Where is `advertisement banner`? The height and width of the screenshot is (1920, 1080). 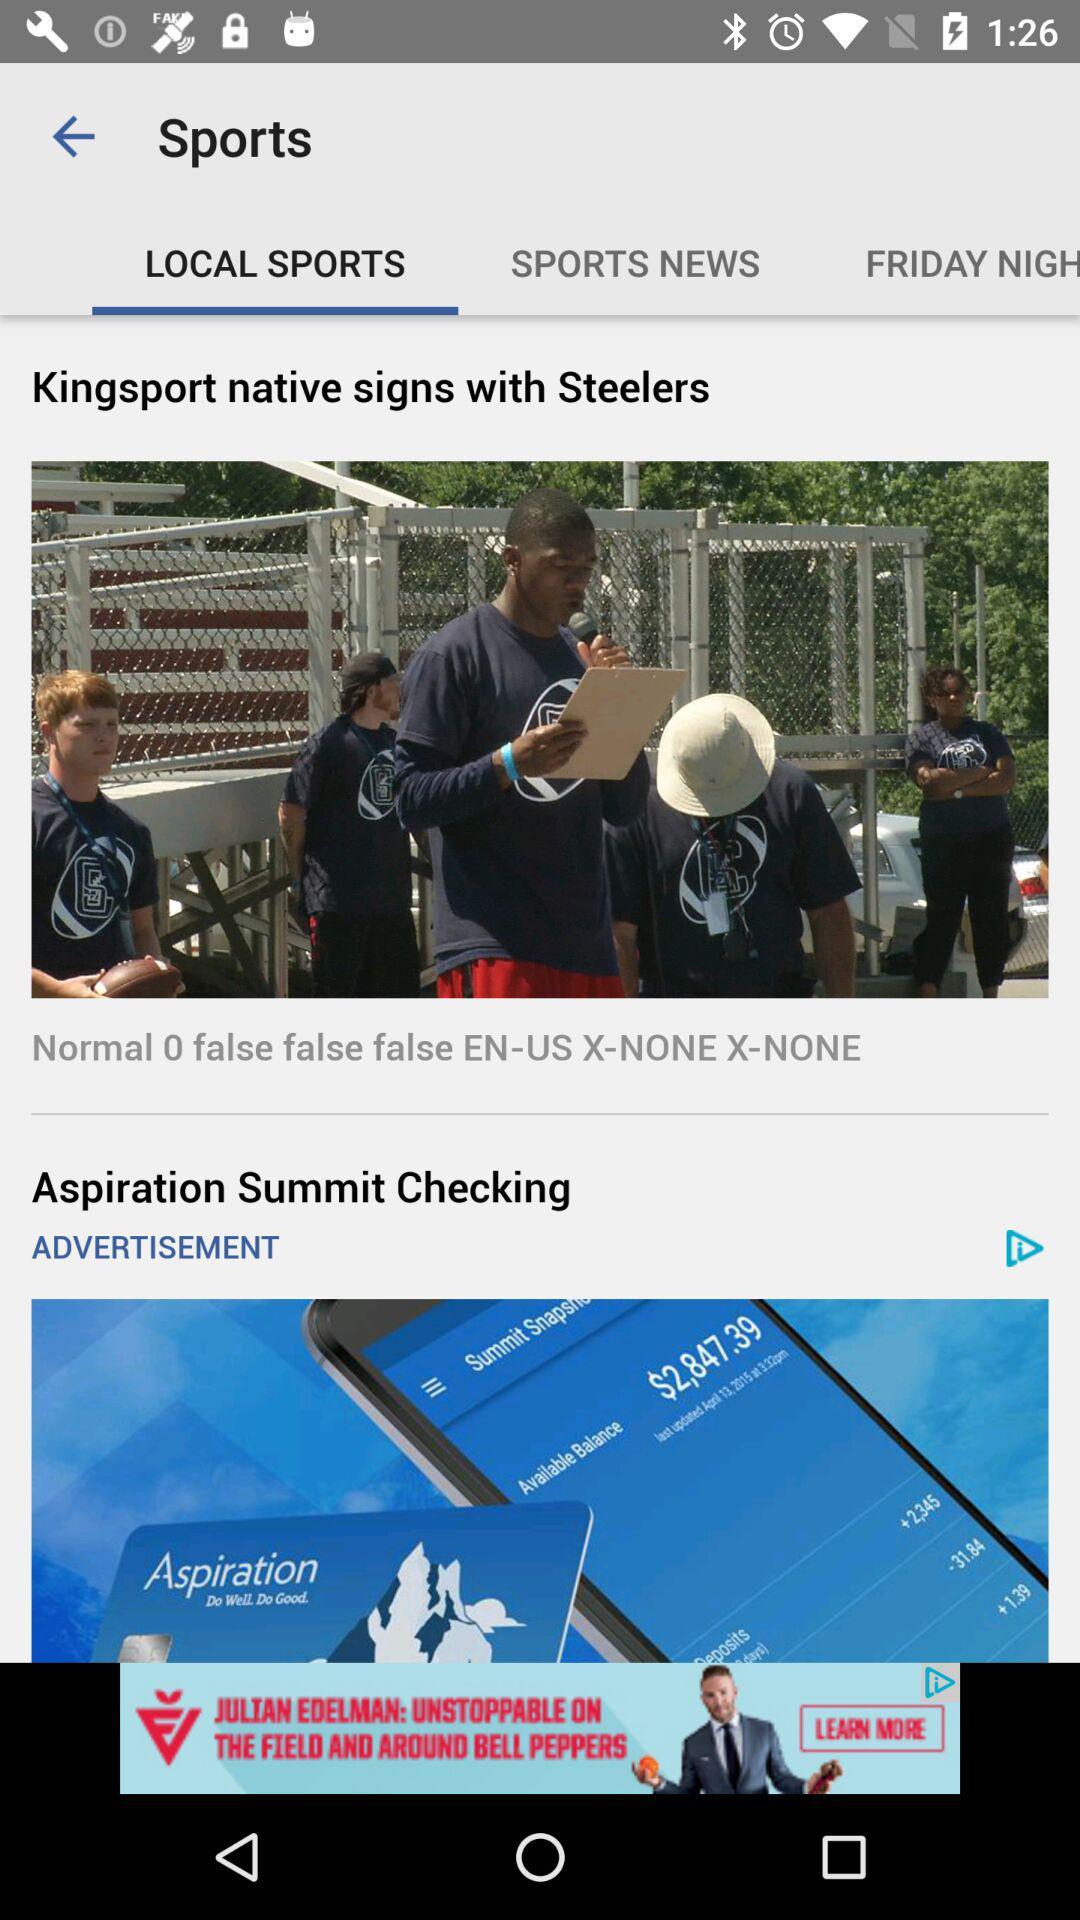 advertisement banner is located at coordinates (540, 1480).